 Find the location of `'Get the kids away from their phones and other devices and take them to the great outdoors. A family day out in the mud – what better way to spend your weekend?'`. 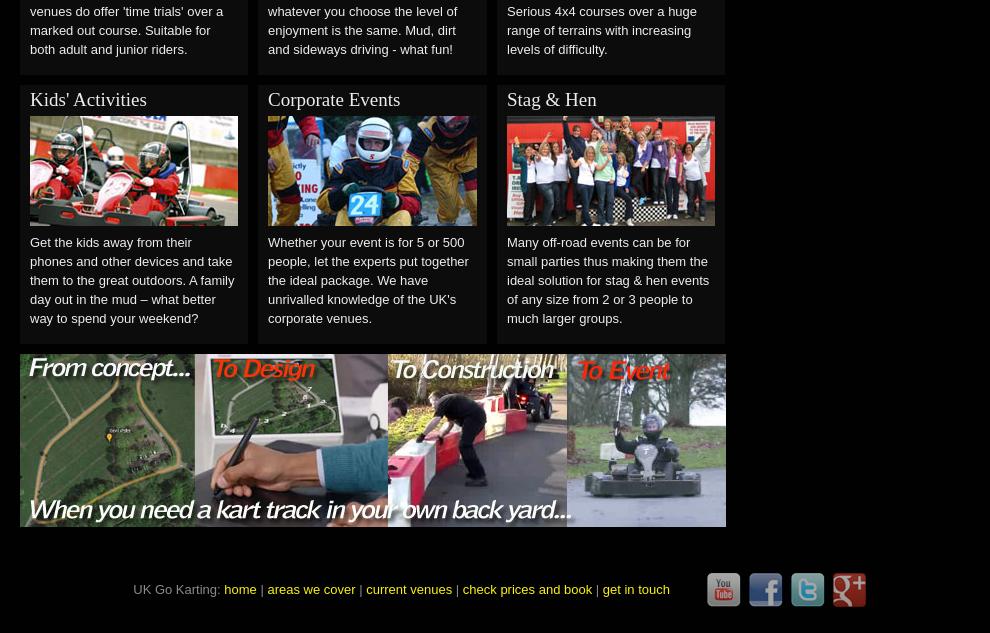

'Get the kids away from their phones and other devices and take them to the great outdoors. A family day out in the mud – what better way to spend your weekend?' is located at coordinates (130, 279).